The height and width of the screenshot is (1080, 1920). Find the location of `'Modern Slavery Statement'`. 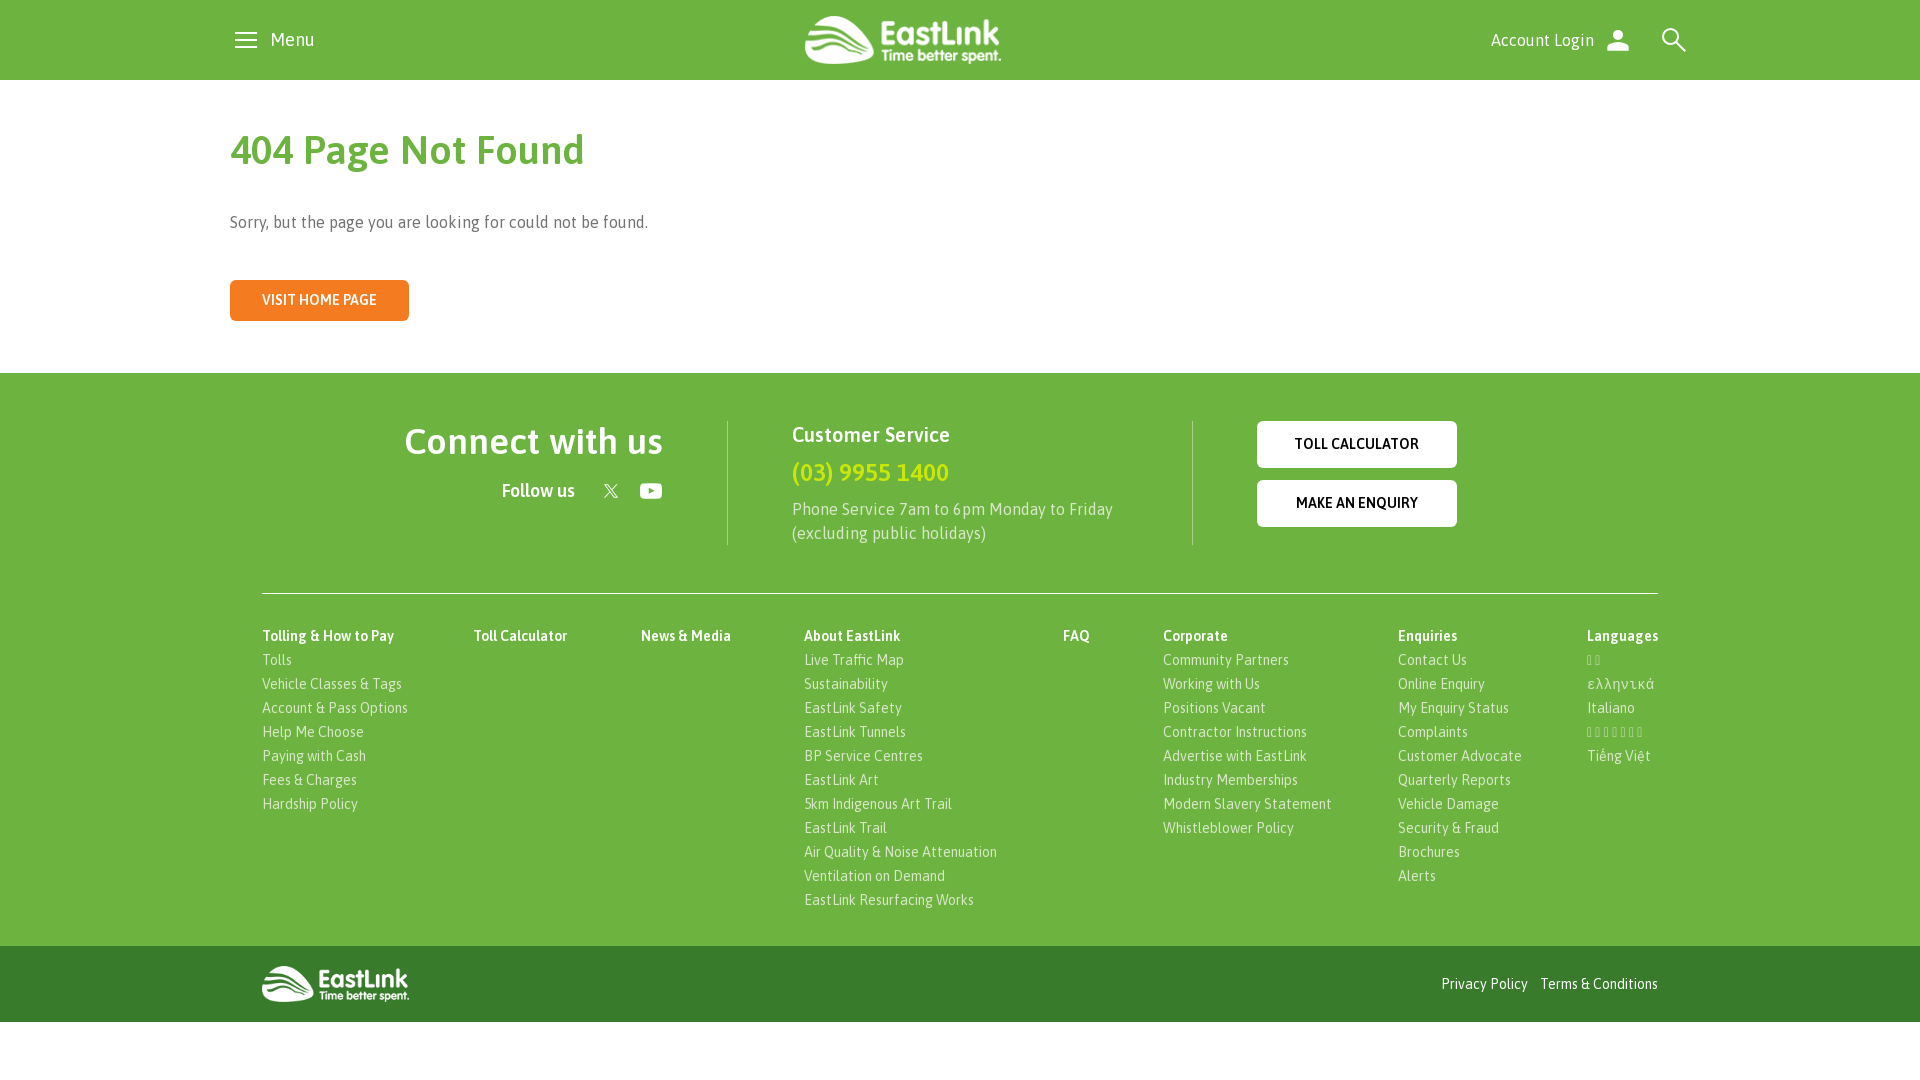

'Modern Slavery Statement' is located at coordinates (1162, 802).